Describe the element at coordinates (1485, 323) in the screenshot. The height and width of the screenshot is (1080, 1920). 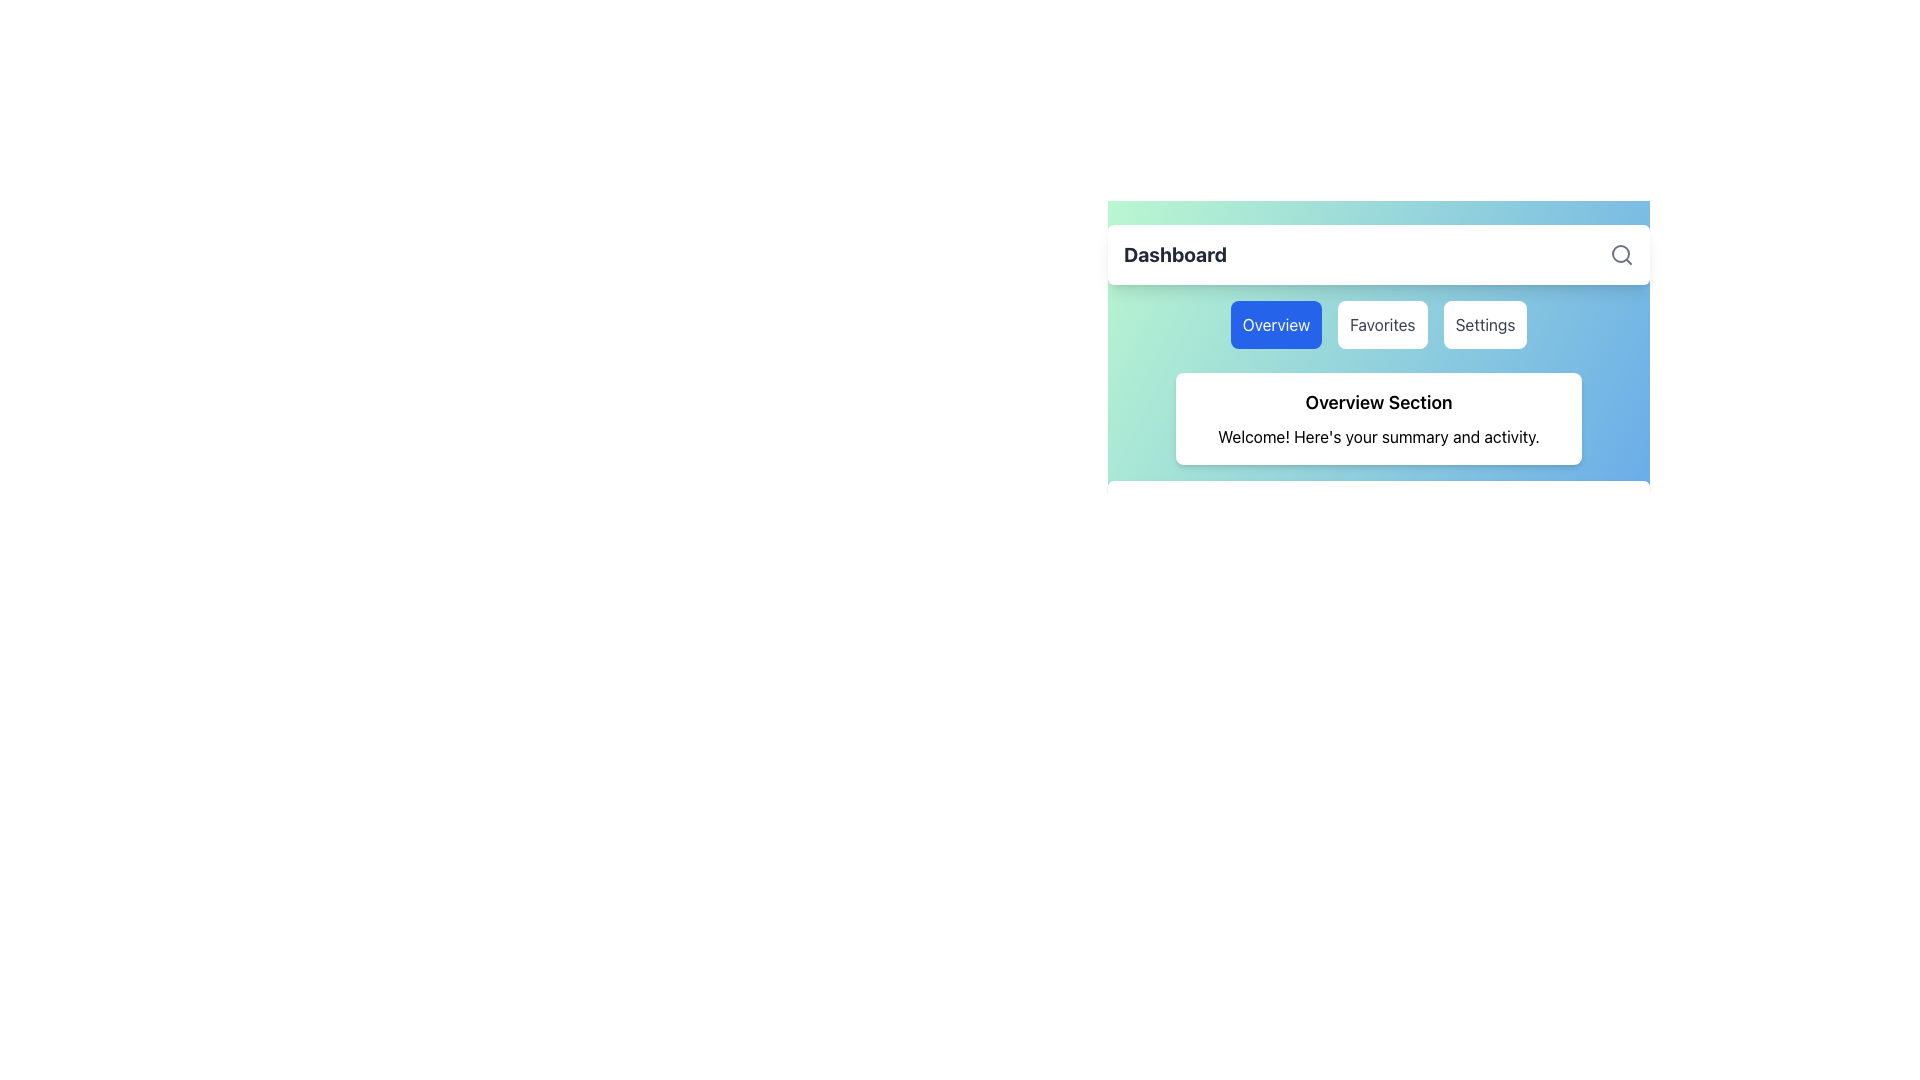
I see `the settings button located in the upper-right region of the menu` at that location.